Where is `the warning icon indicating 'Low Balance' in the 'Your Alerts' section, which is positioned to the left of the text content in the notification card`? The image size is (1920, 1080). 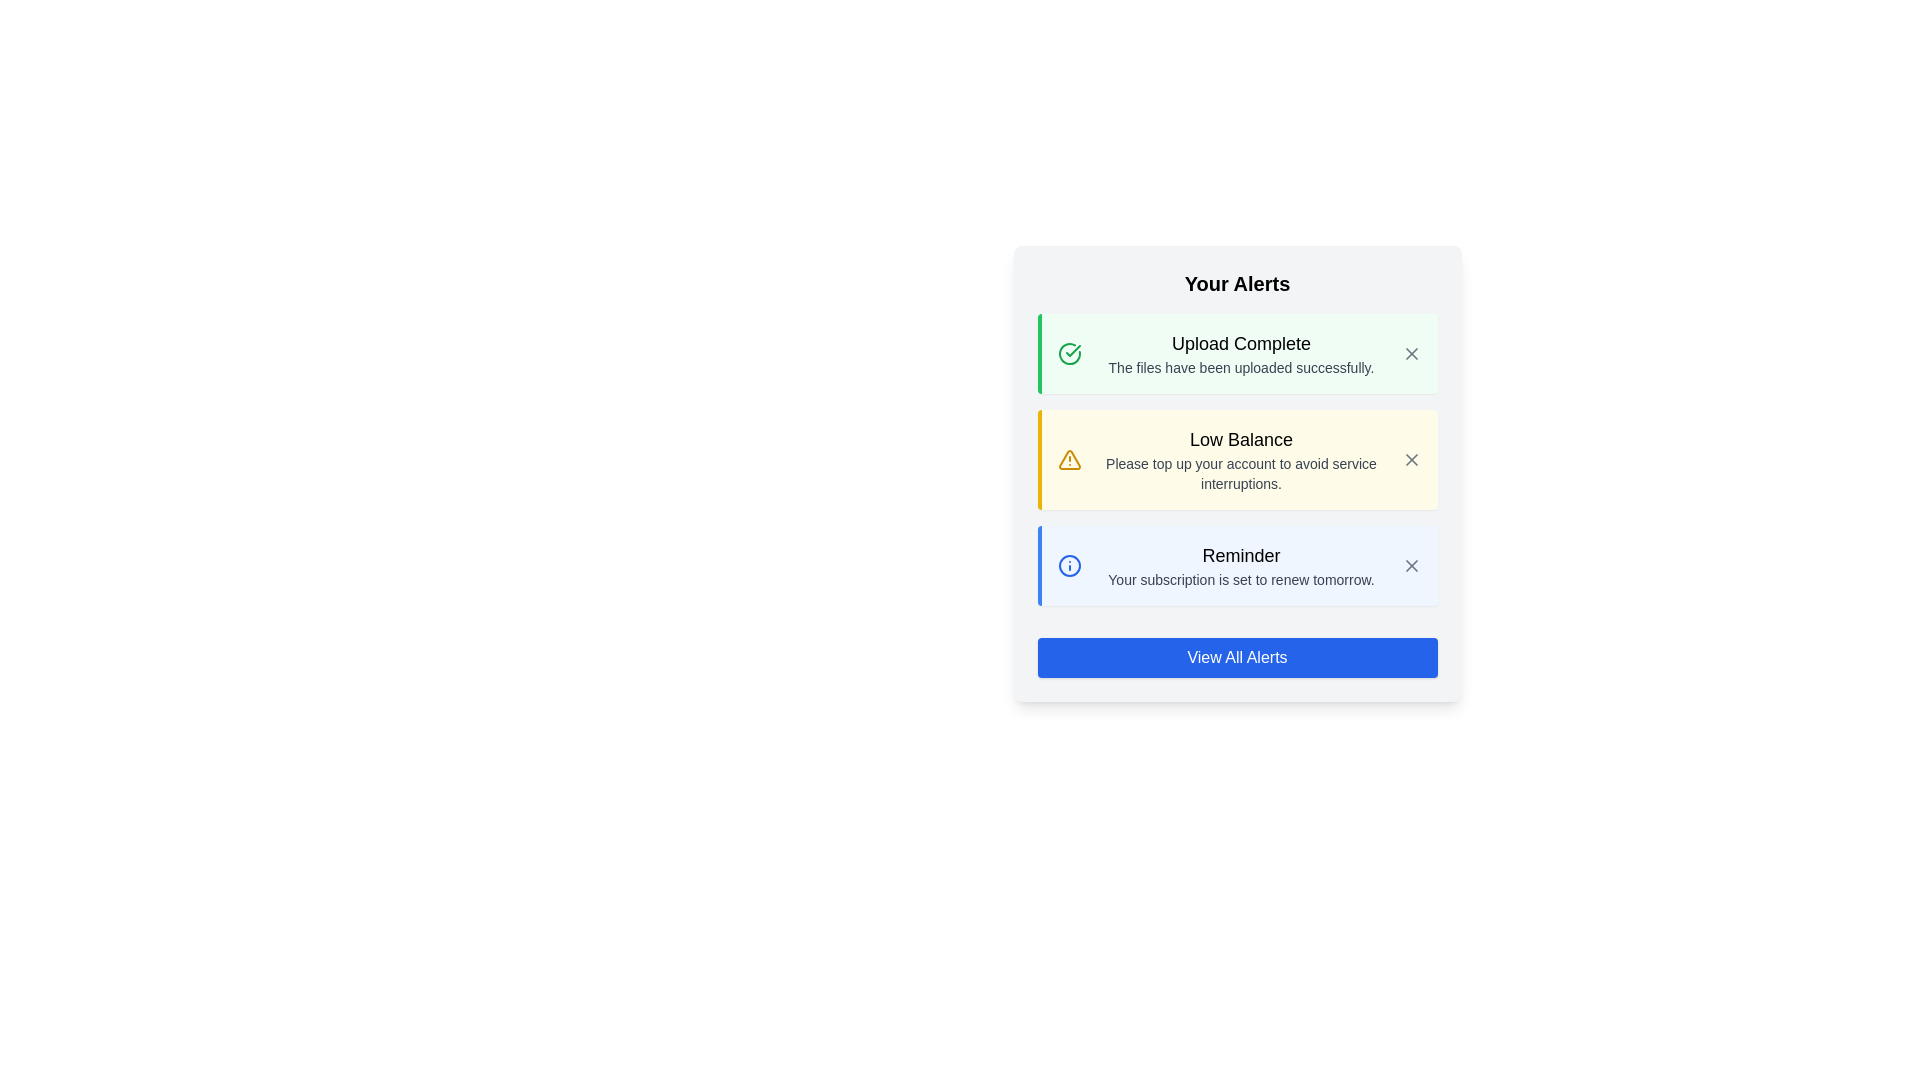 the warning icon indicating 'Low Balance' in the 'Your Alerts' section, which is positioned to the left of the text content in the notification card is located at coordinates (1068, 459).